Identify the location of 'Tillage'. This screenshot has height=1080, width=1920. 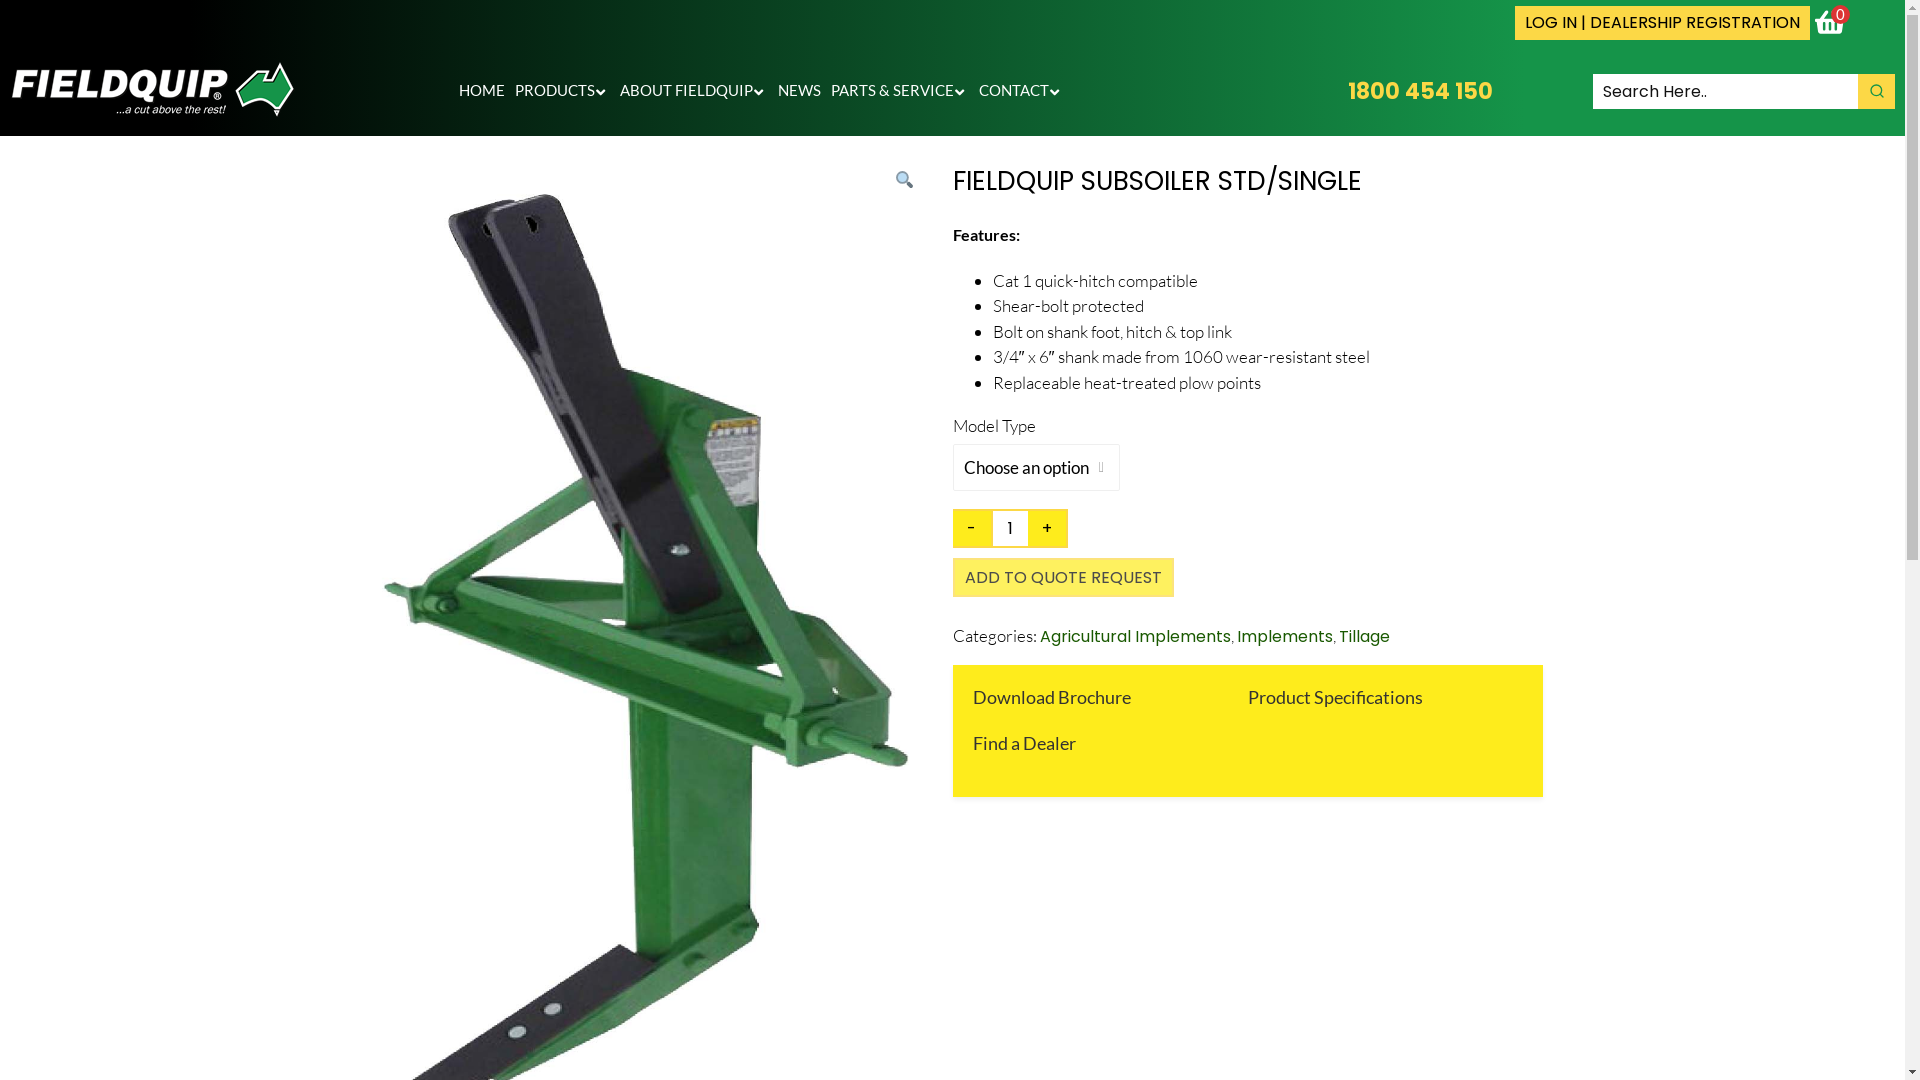
(1362, 636).